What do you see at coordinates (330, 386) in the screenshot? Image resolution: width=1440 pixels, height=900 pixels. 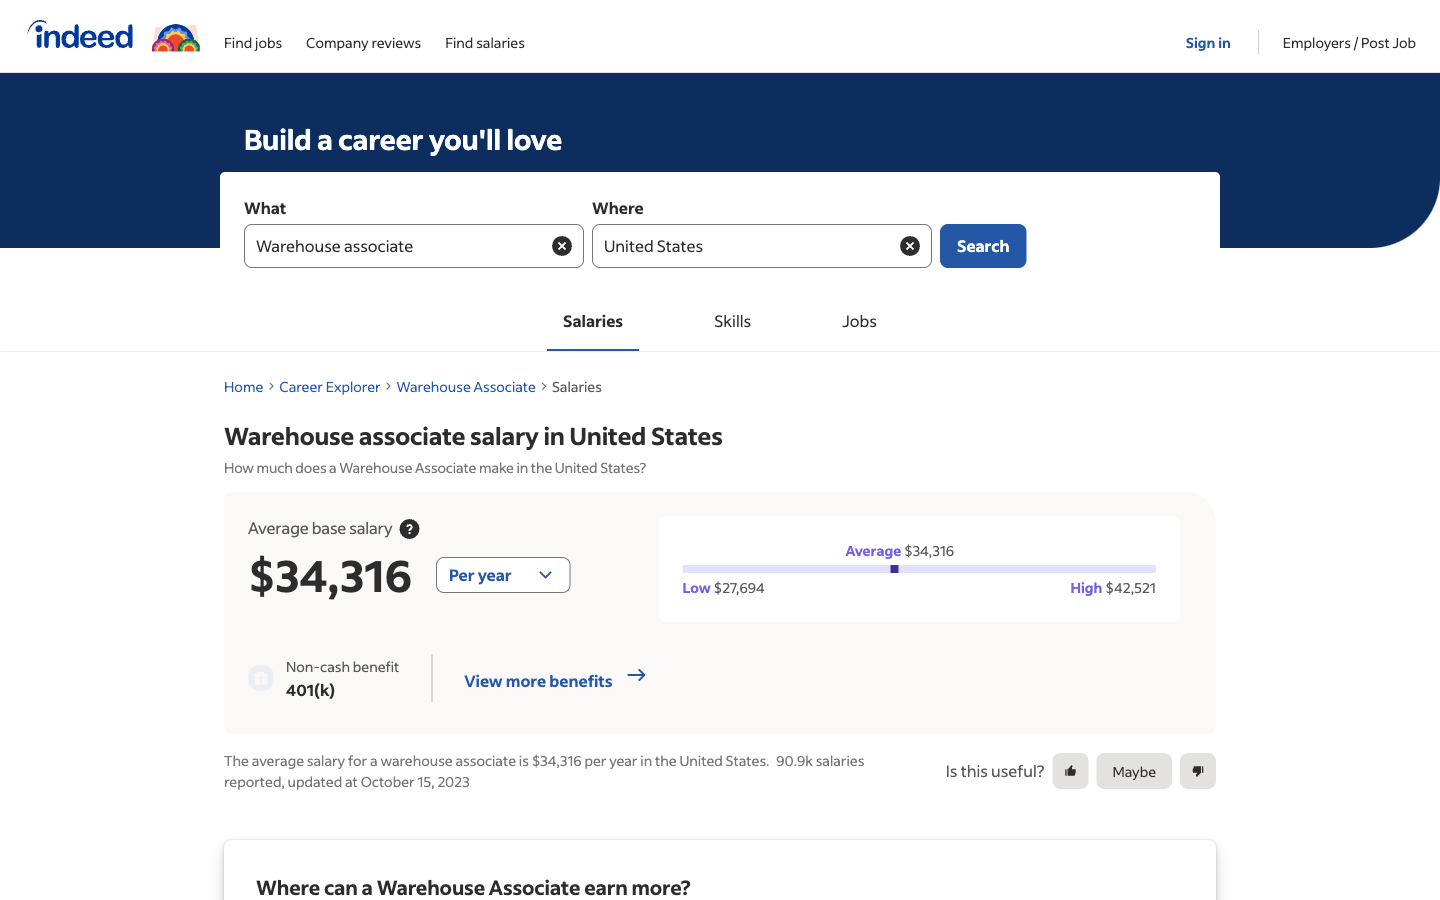 I see `Go back to career explorer page` at bounding box center [330, 386].